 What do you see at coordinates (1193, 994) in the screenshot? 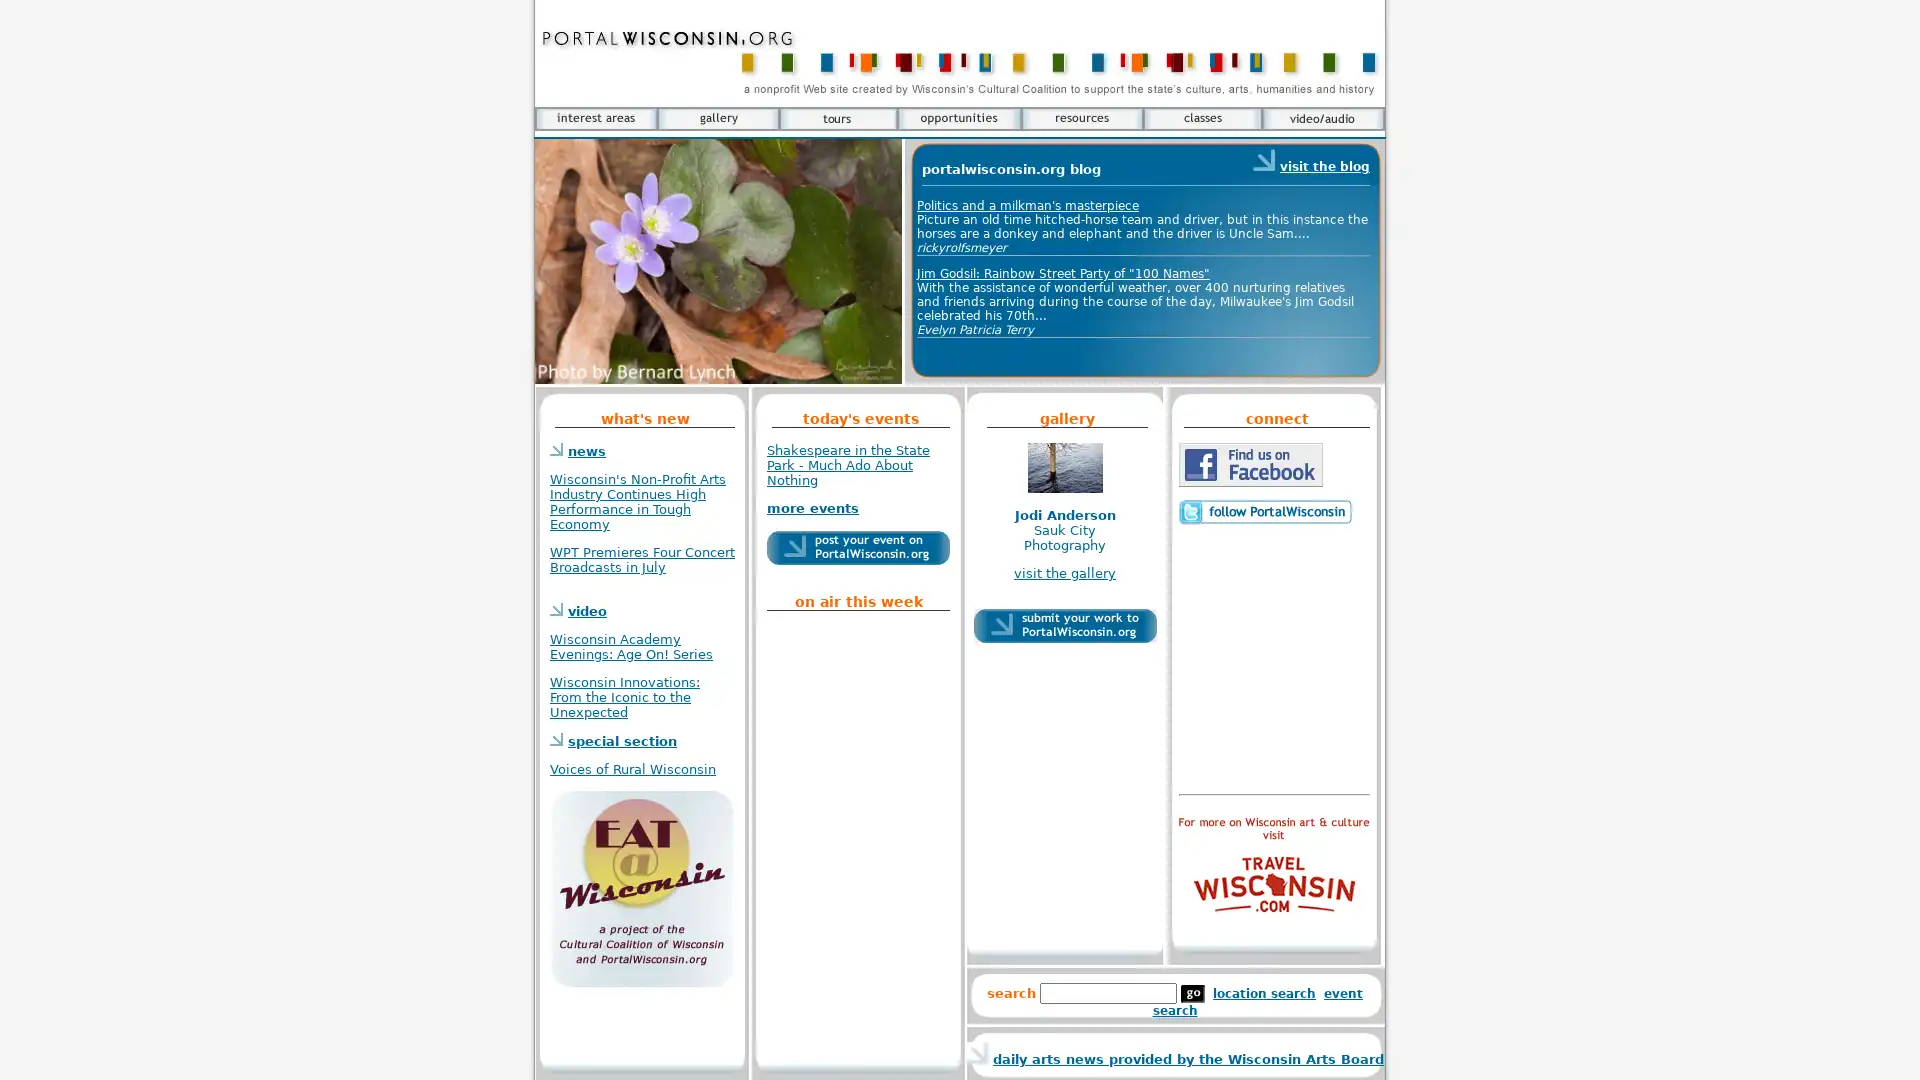
I see `go` at bounding box center [1193, 994].